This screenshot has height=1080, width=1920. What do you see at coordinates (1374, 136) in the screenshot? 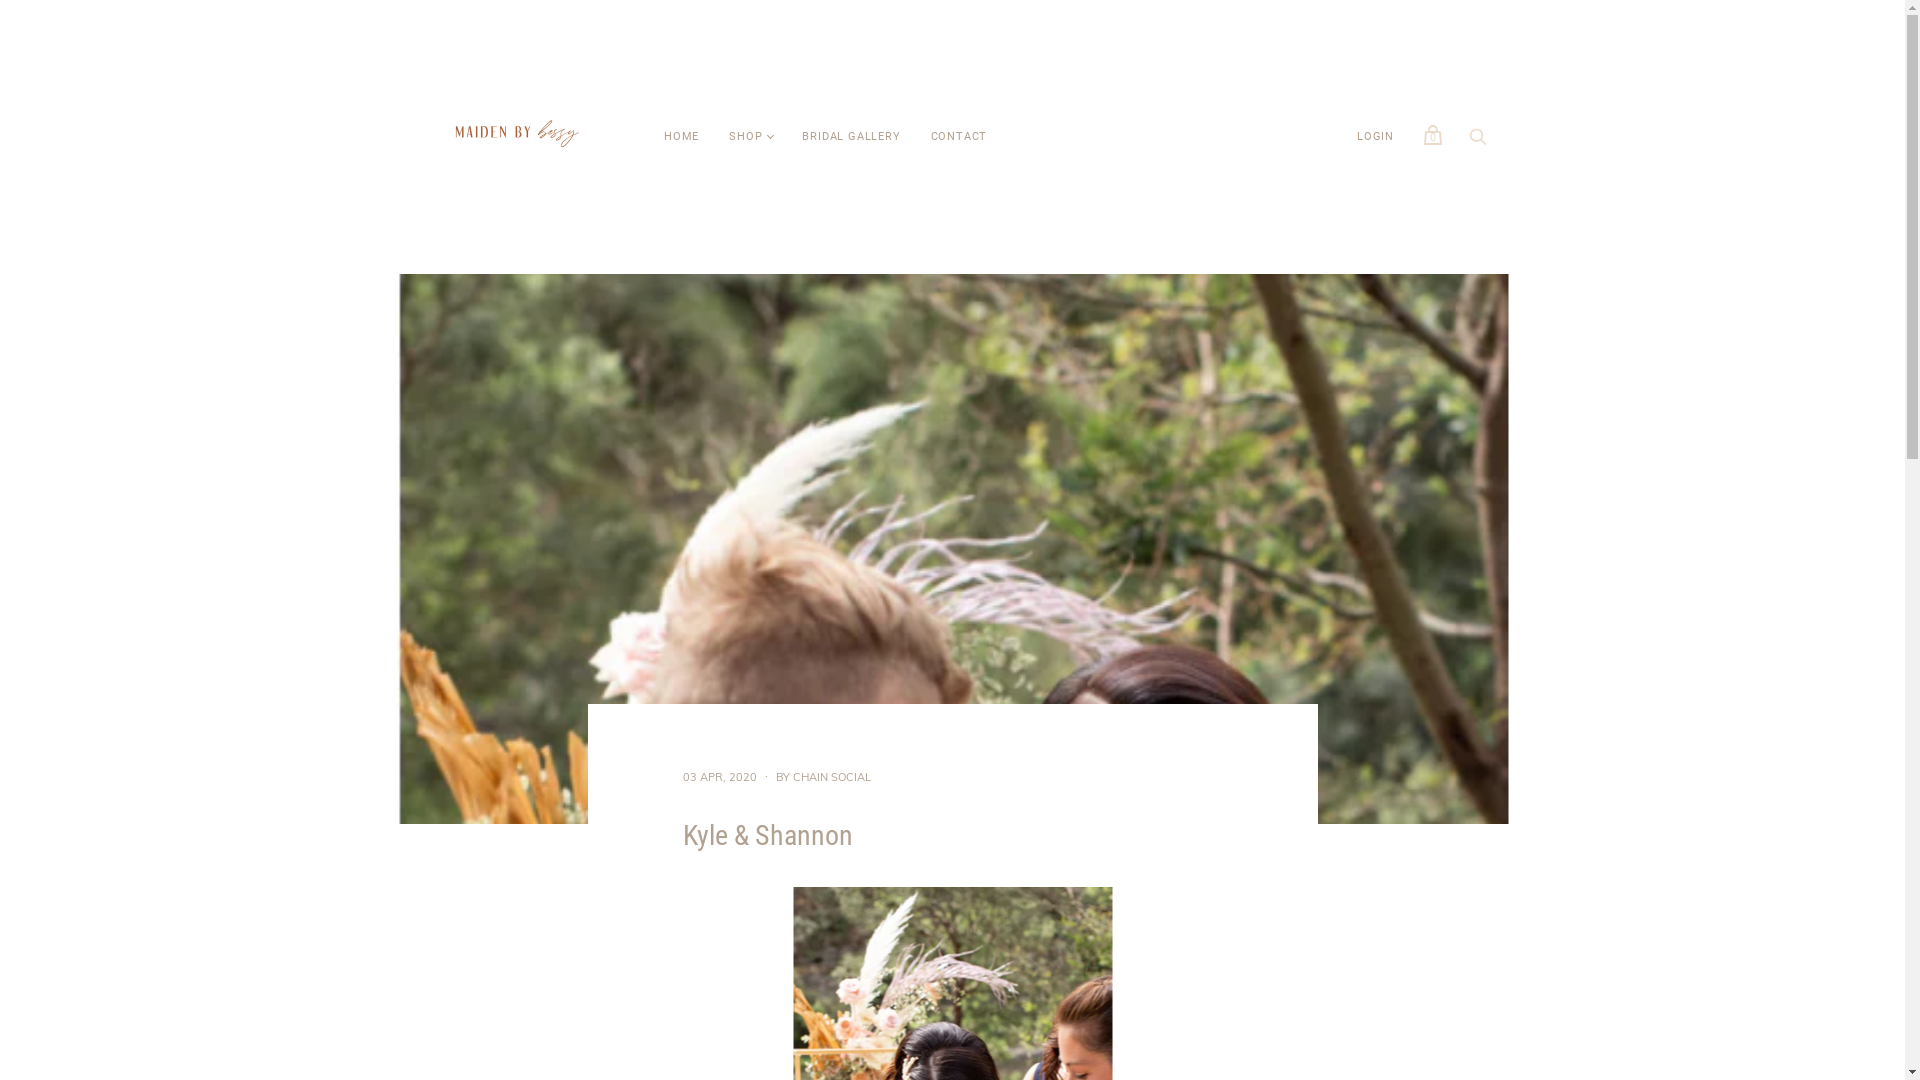
I see `'LOGIN'` at bounding box center [1374, 136].